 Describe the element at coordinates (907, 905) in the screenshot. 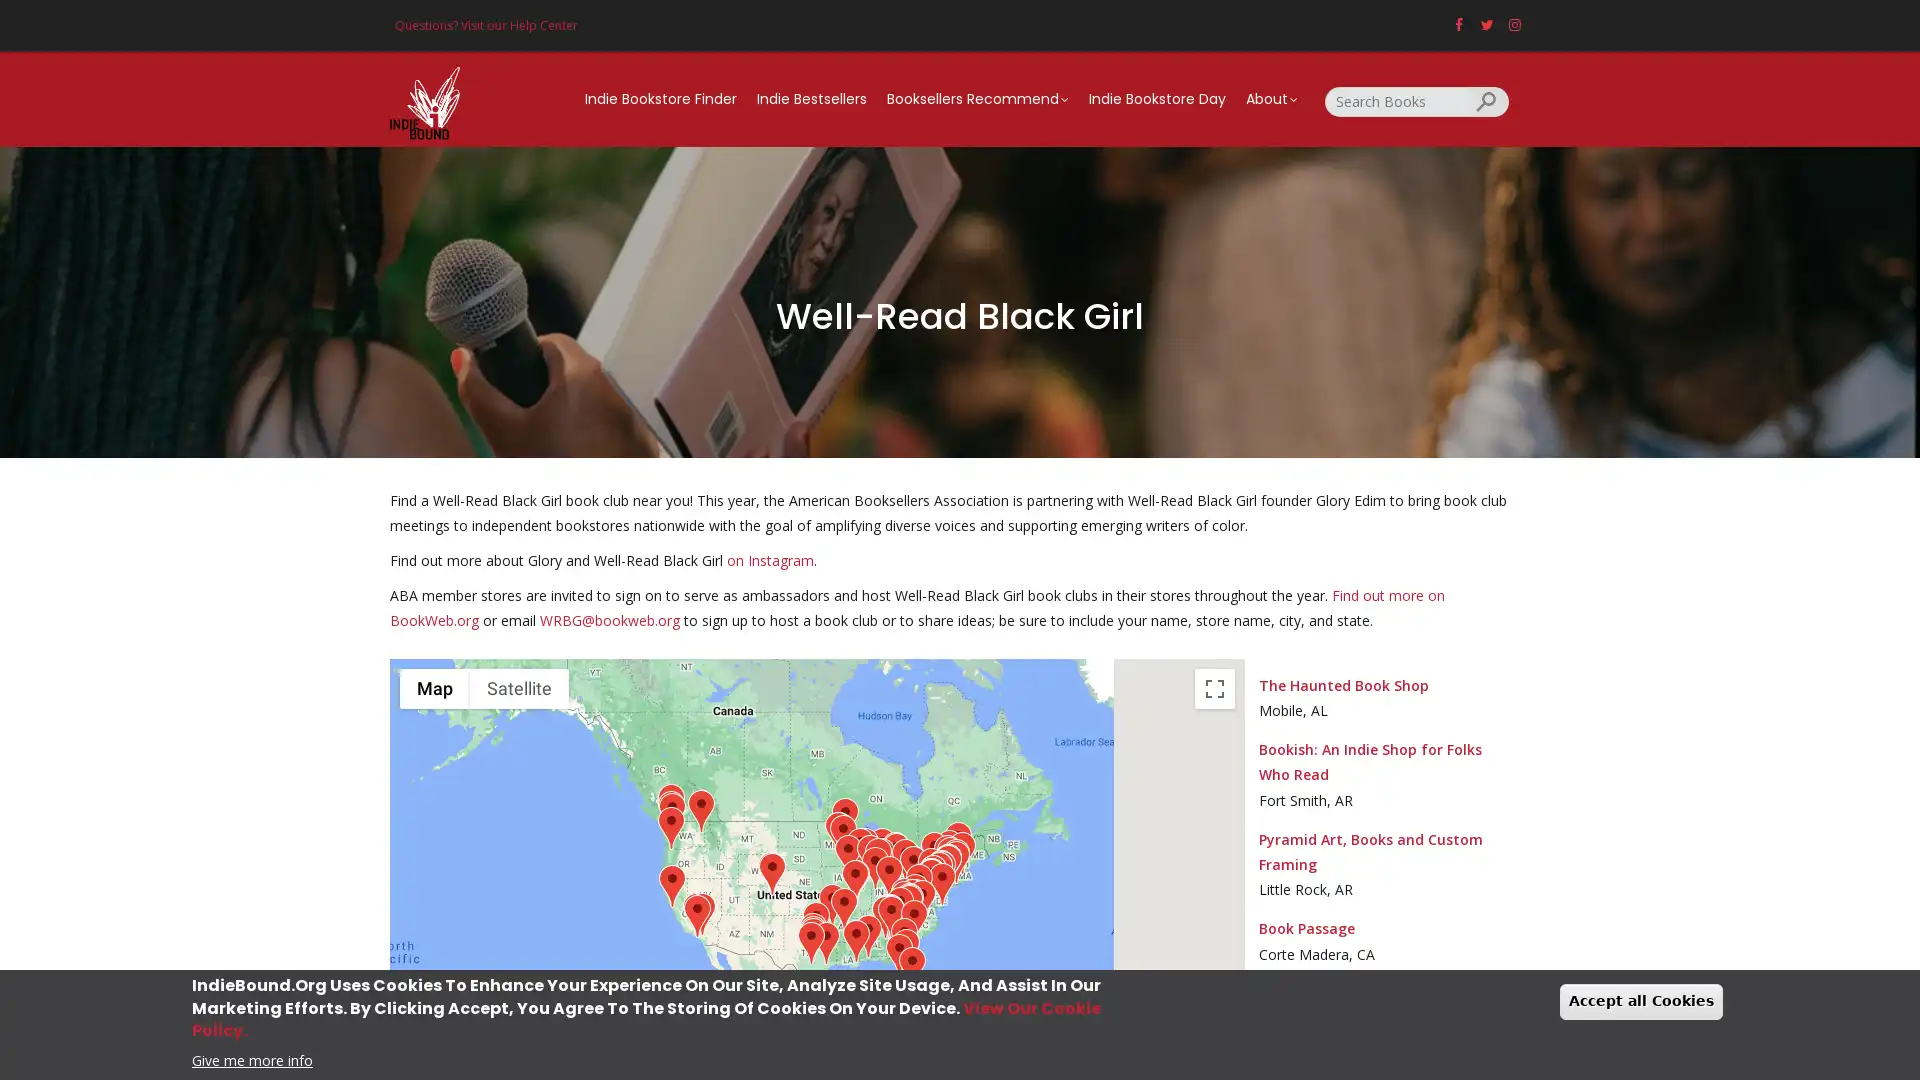

I see `Park Road Books` at that location.